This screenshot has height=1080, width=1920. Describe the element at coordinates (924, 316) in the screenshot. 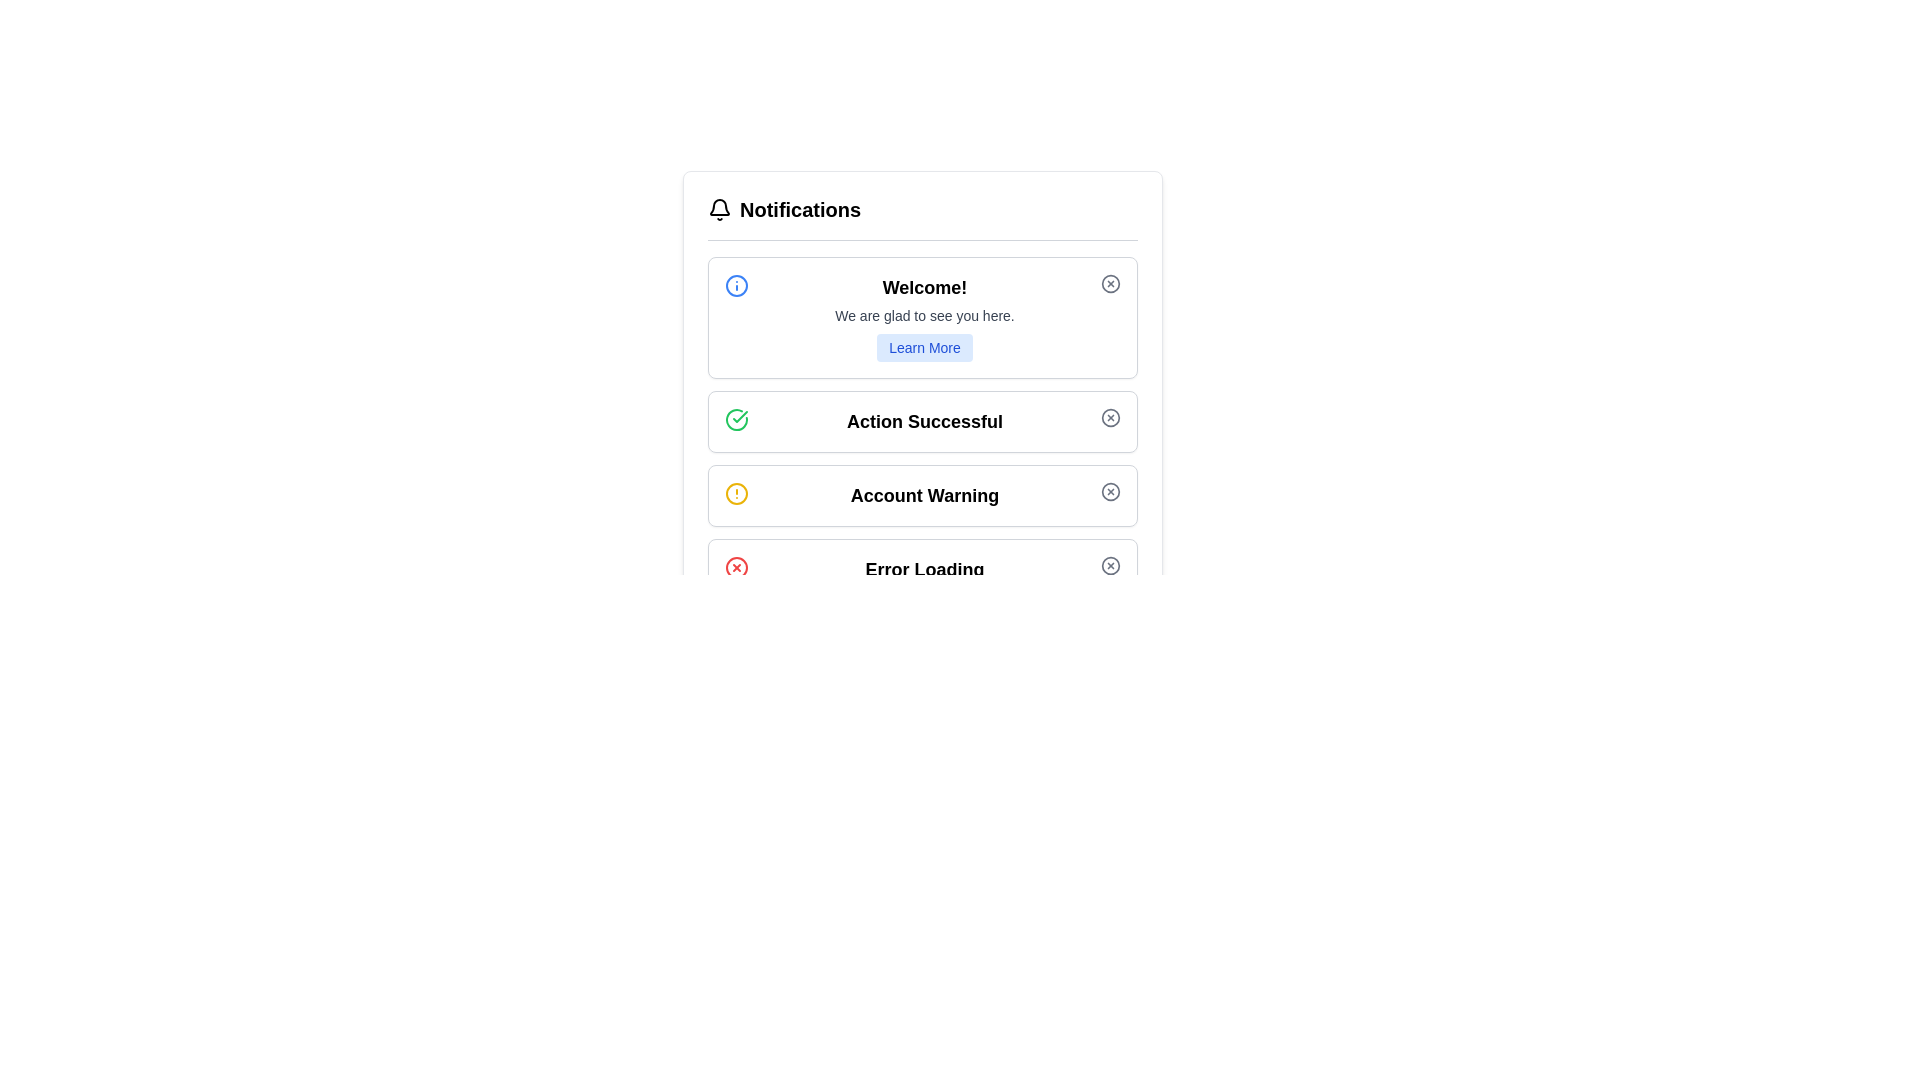

I see `the 'Learn More' hyperlink in the first notification card located in the notification section of the interface` at that location.